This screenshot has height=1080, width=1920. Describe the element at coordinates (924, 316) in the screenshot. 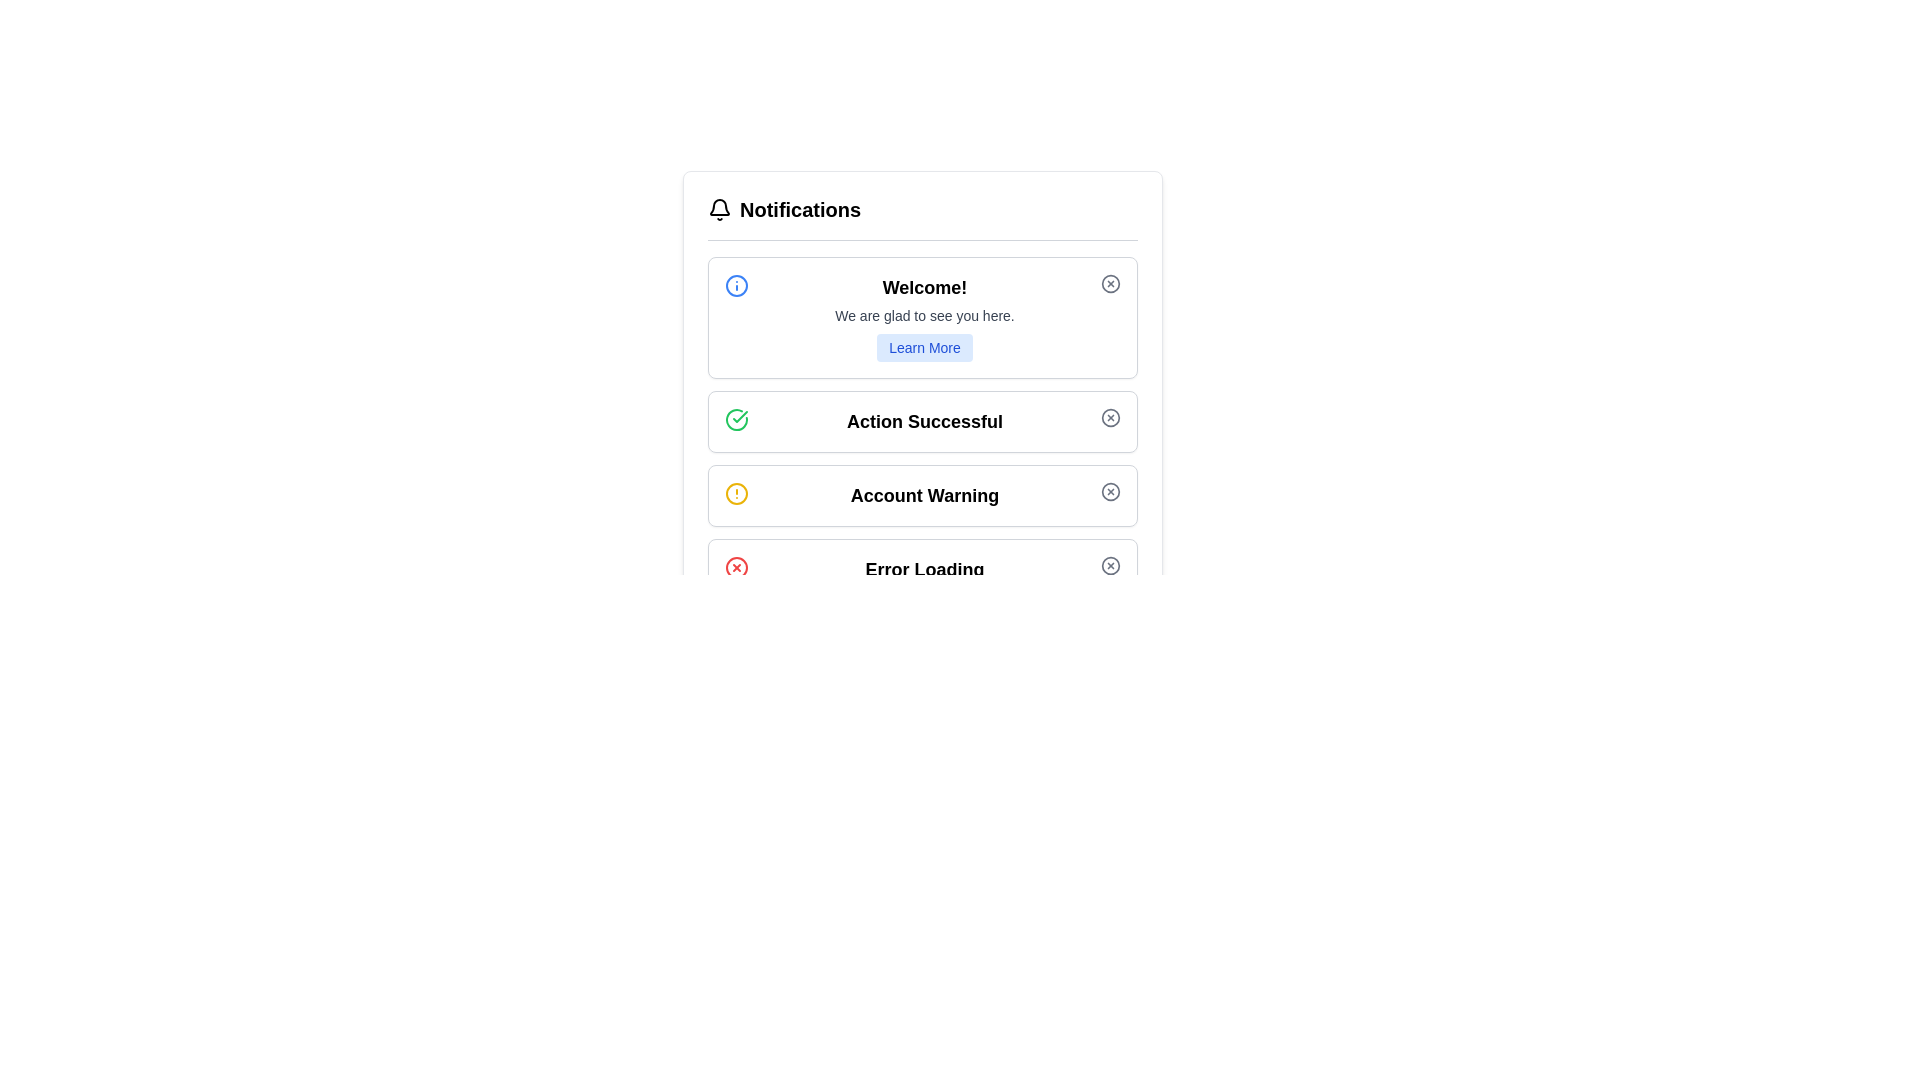

I see `the 'Learn More' hyperlink in the first notification card located in the notification section of the interface` at that location.